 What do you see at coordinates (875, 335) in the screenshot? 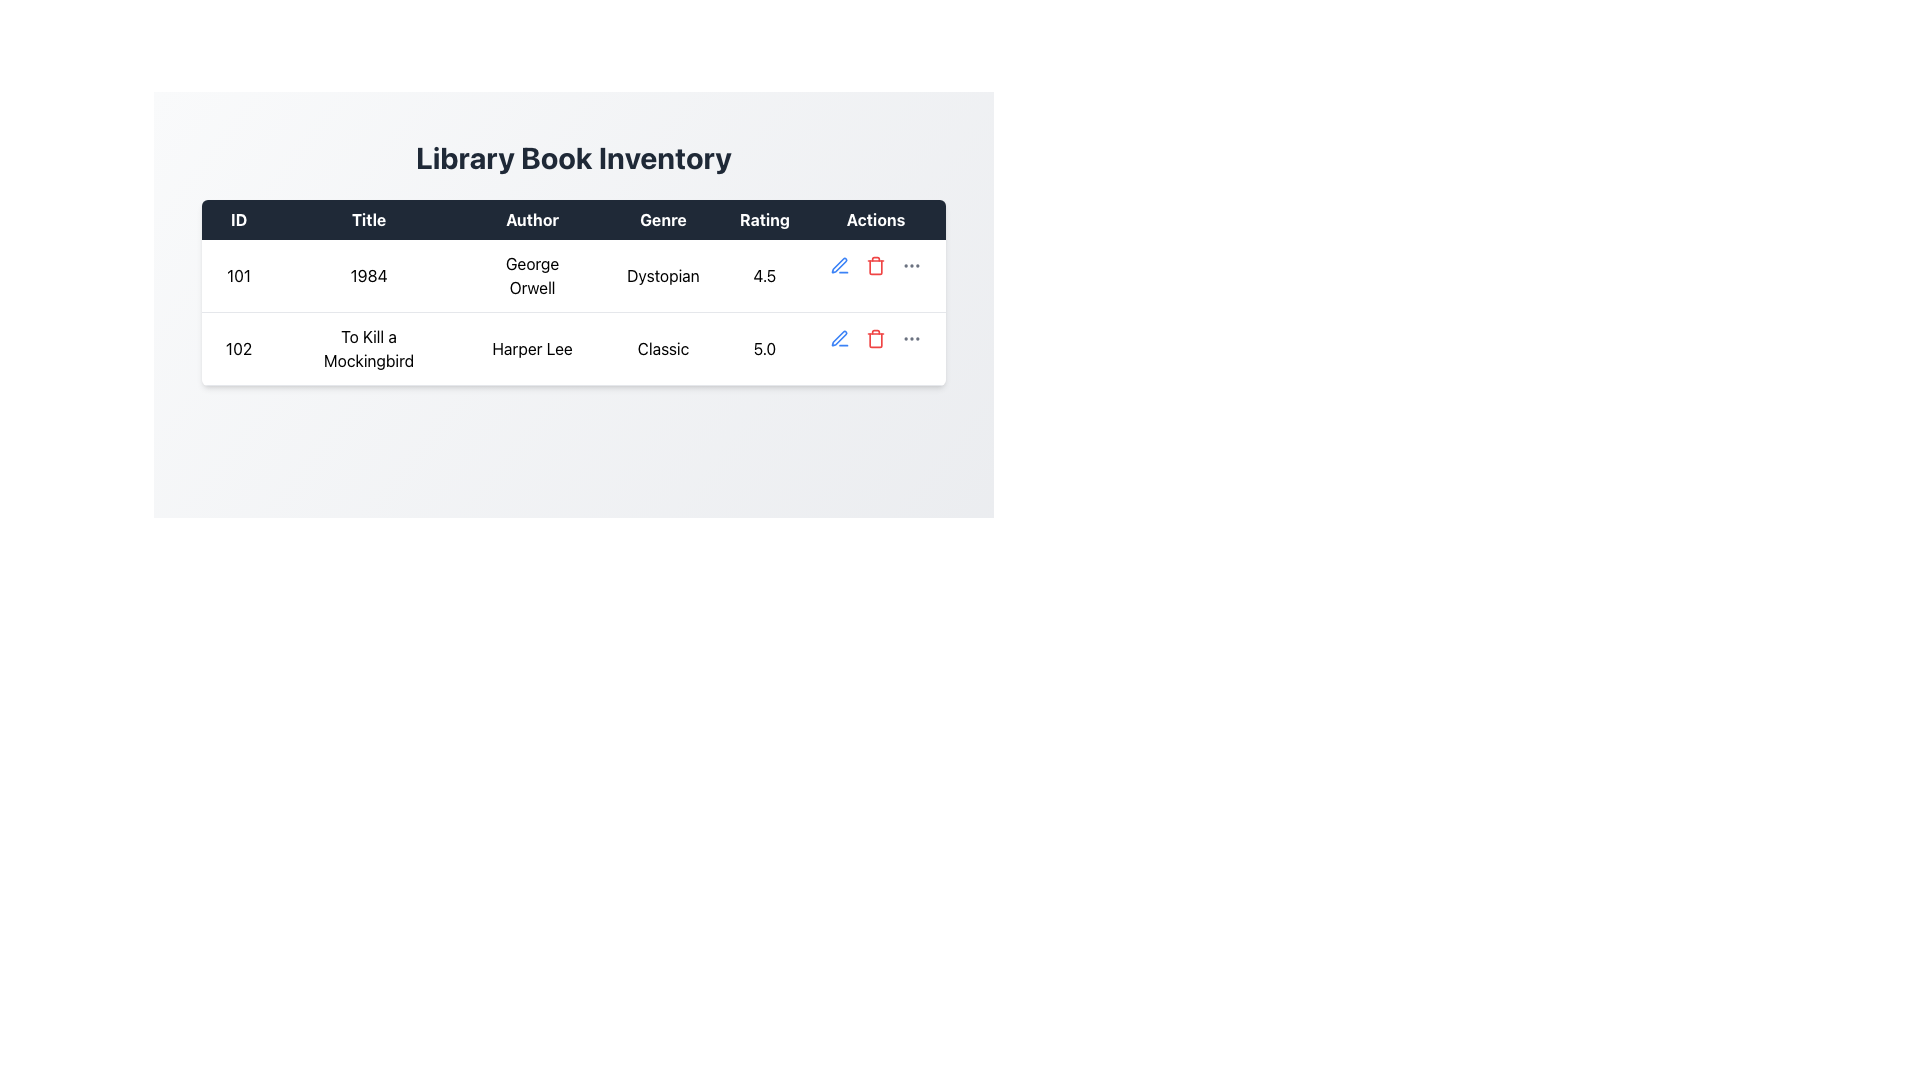
I see `the delete icon in the 'Actions' cell of the row for 'To Kill a Mockingbird'` at bounding box center [875, 335].